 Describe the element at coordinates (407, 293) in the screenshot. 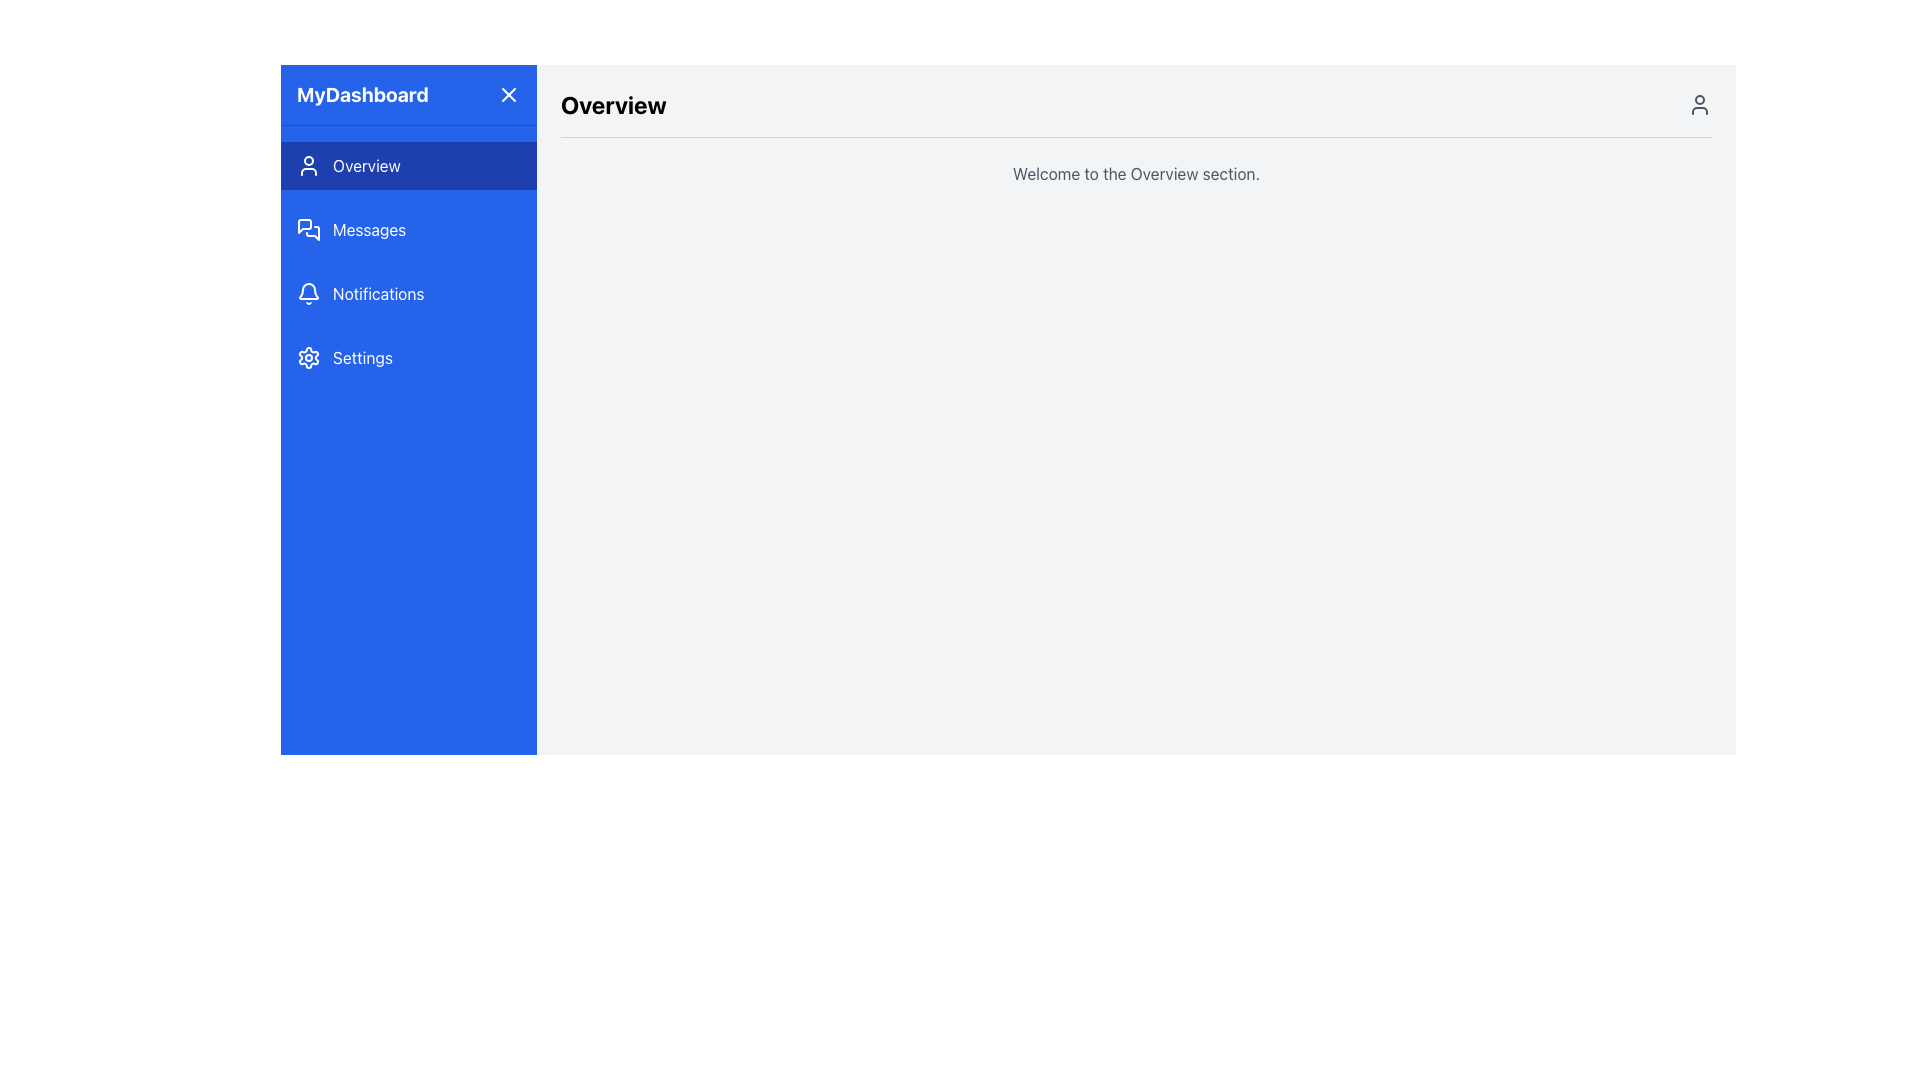

I see `the notifications button located in the vertical list of navigation menu items on the left sidebar, which is positioned between the 'Messages' and 'Settings' menu items` at that location.